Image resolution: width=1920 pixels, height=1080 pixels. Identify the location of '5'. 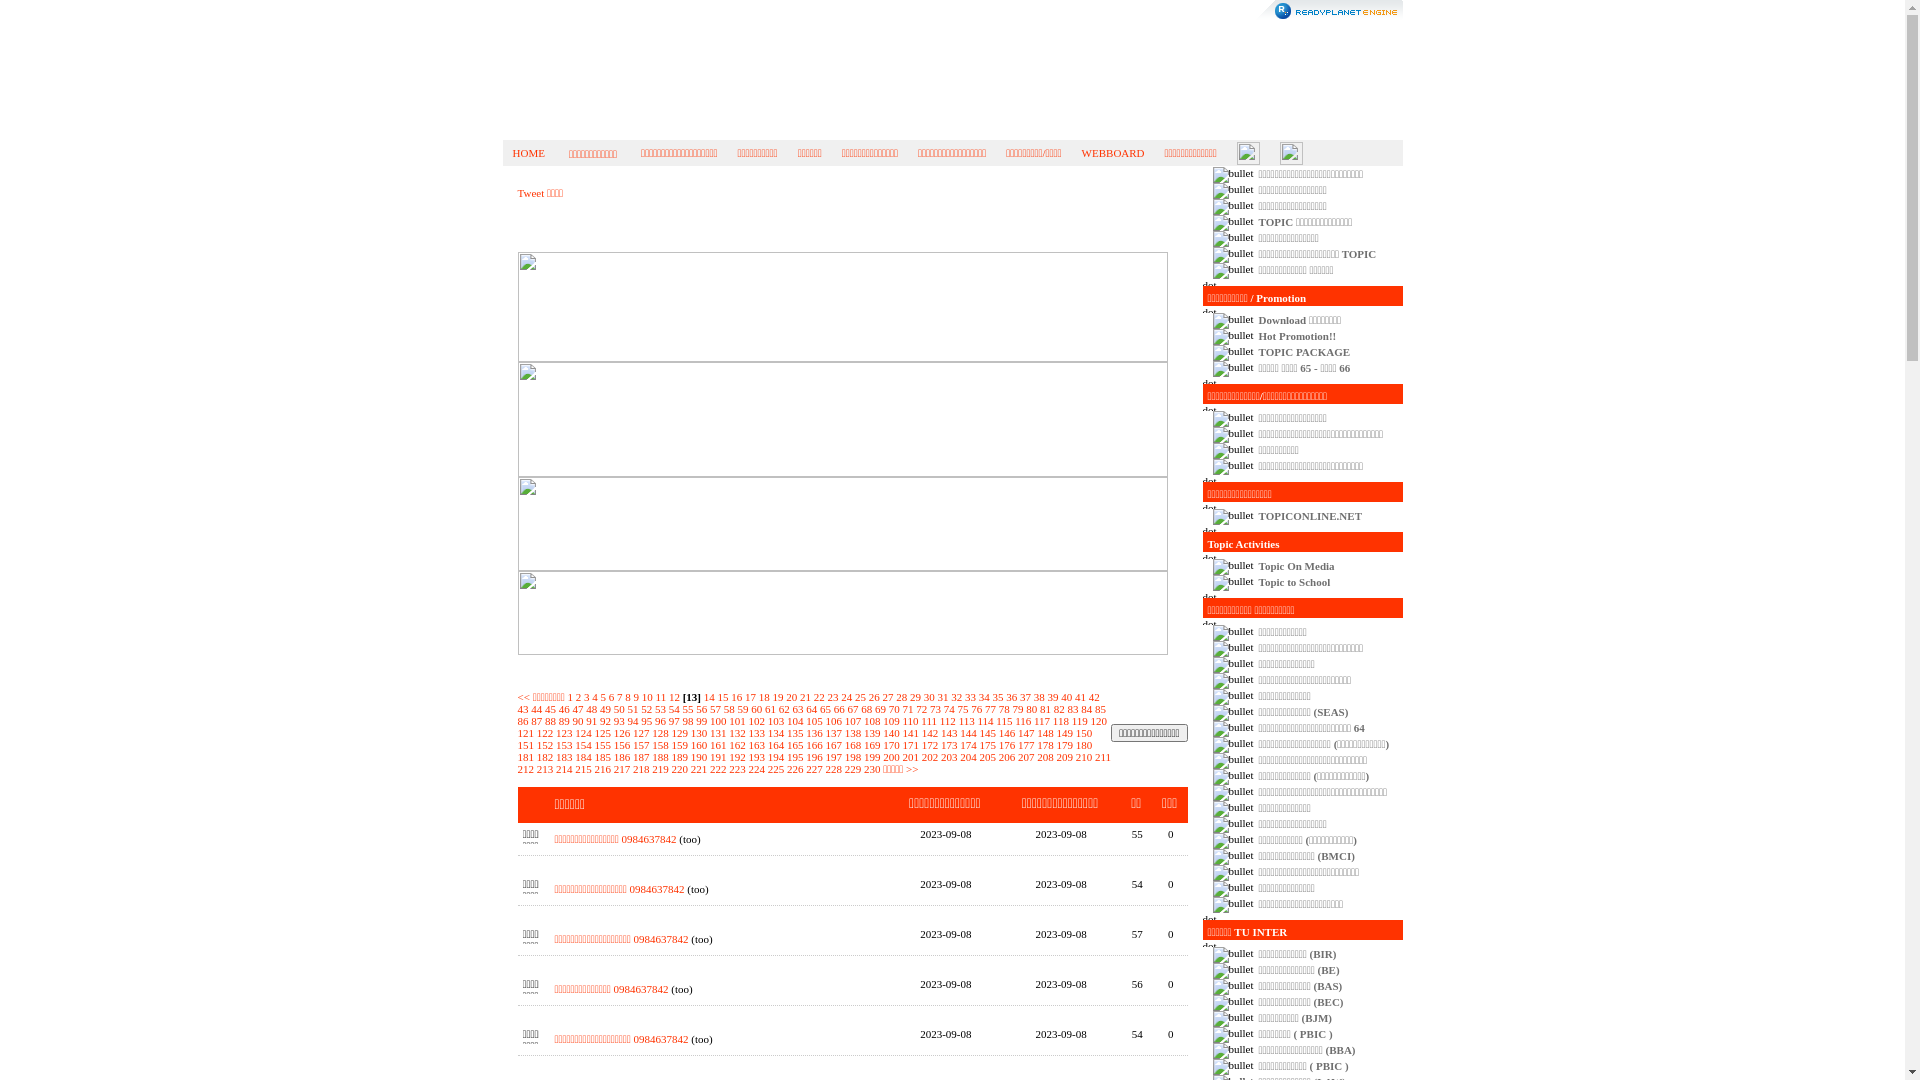
(603, 696).